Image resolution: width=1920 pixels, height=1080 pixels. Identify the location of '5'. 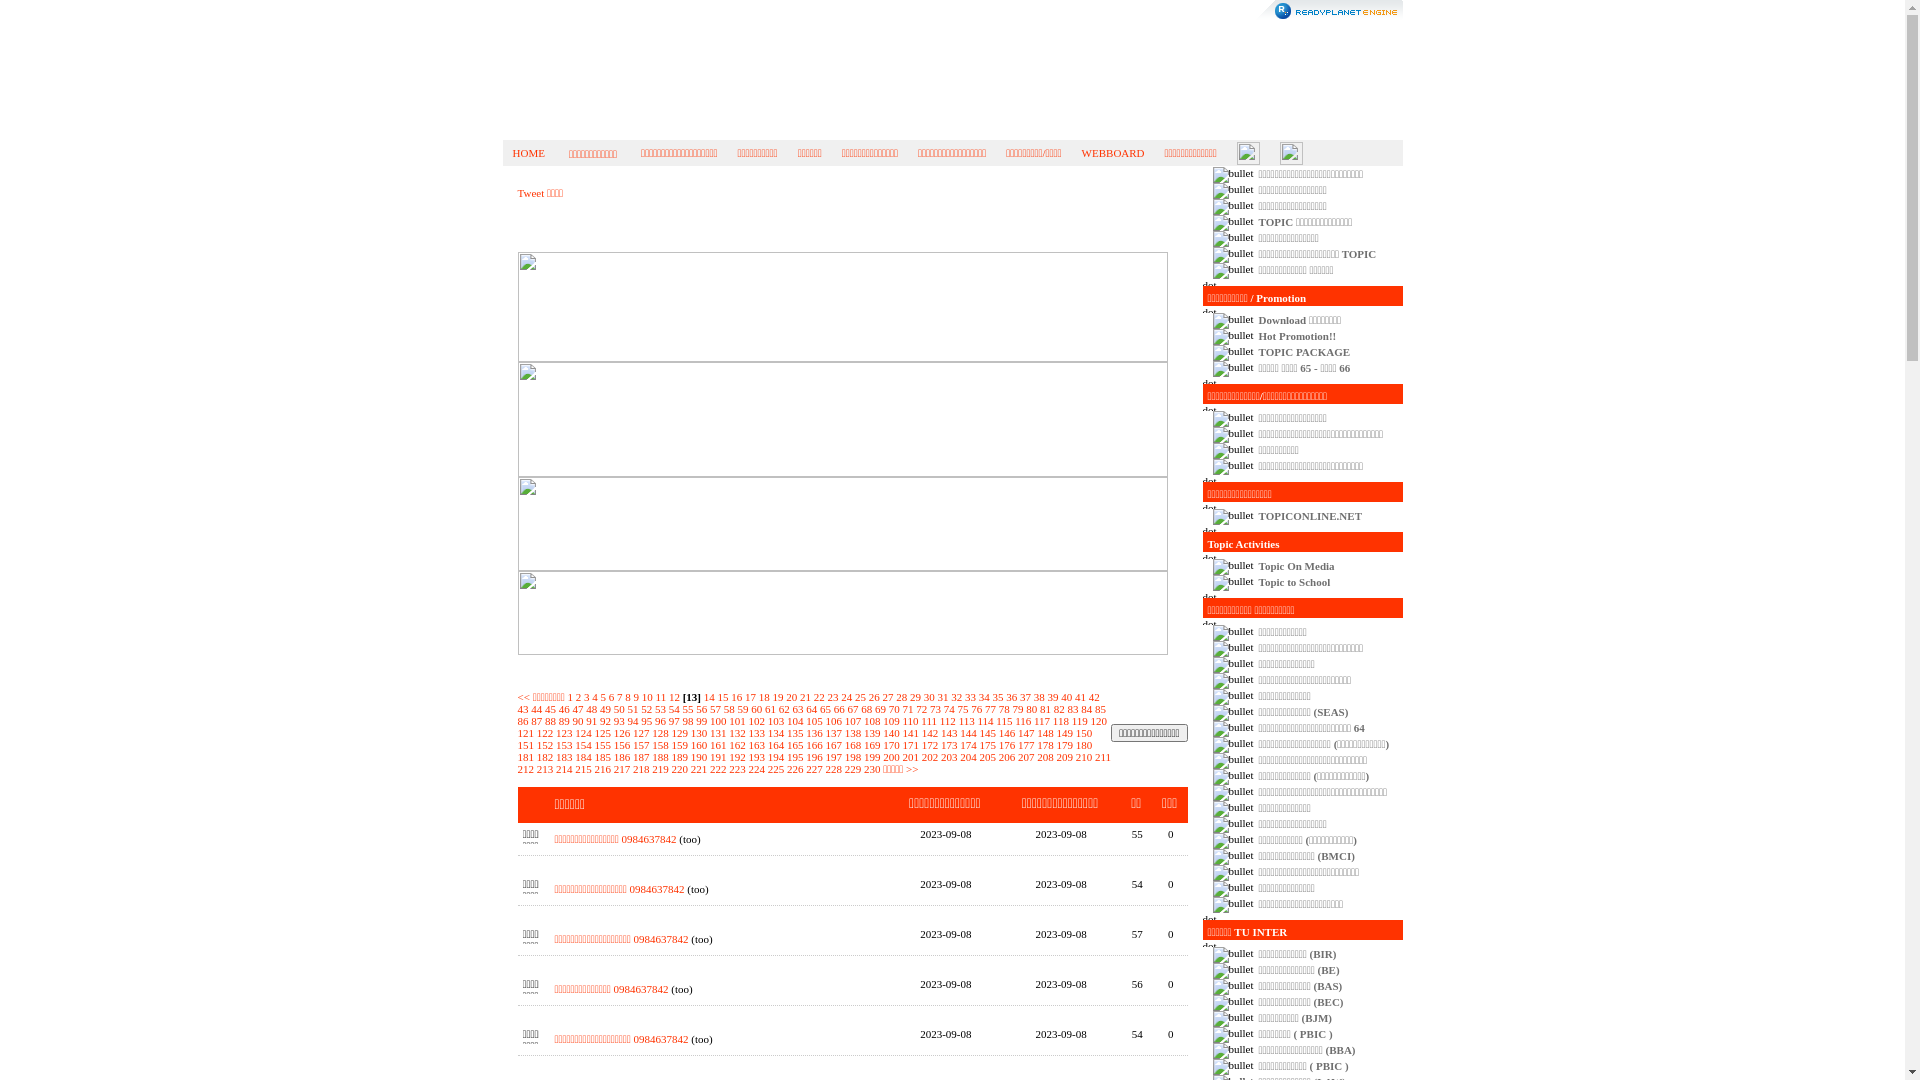
(603, 696).